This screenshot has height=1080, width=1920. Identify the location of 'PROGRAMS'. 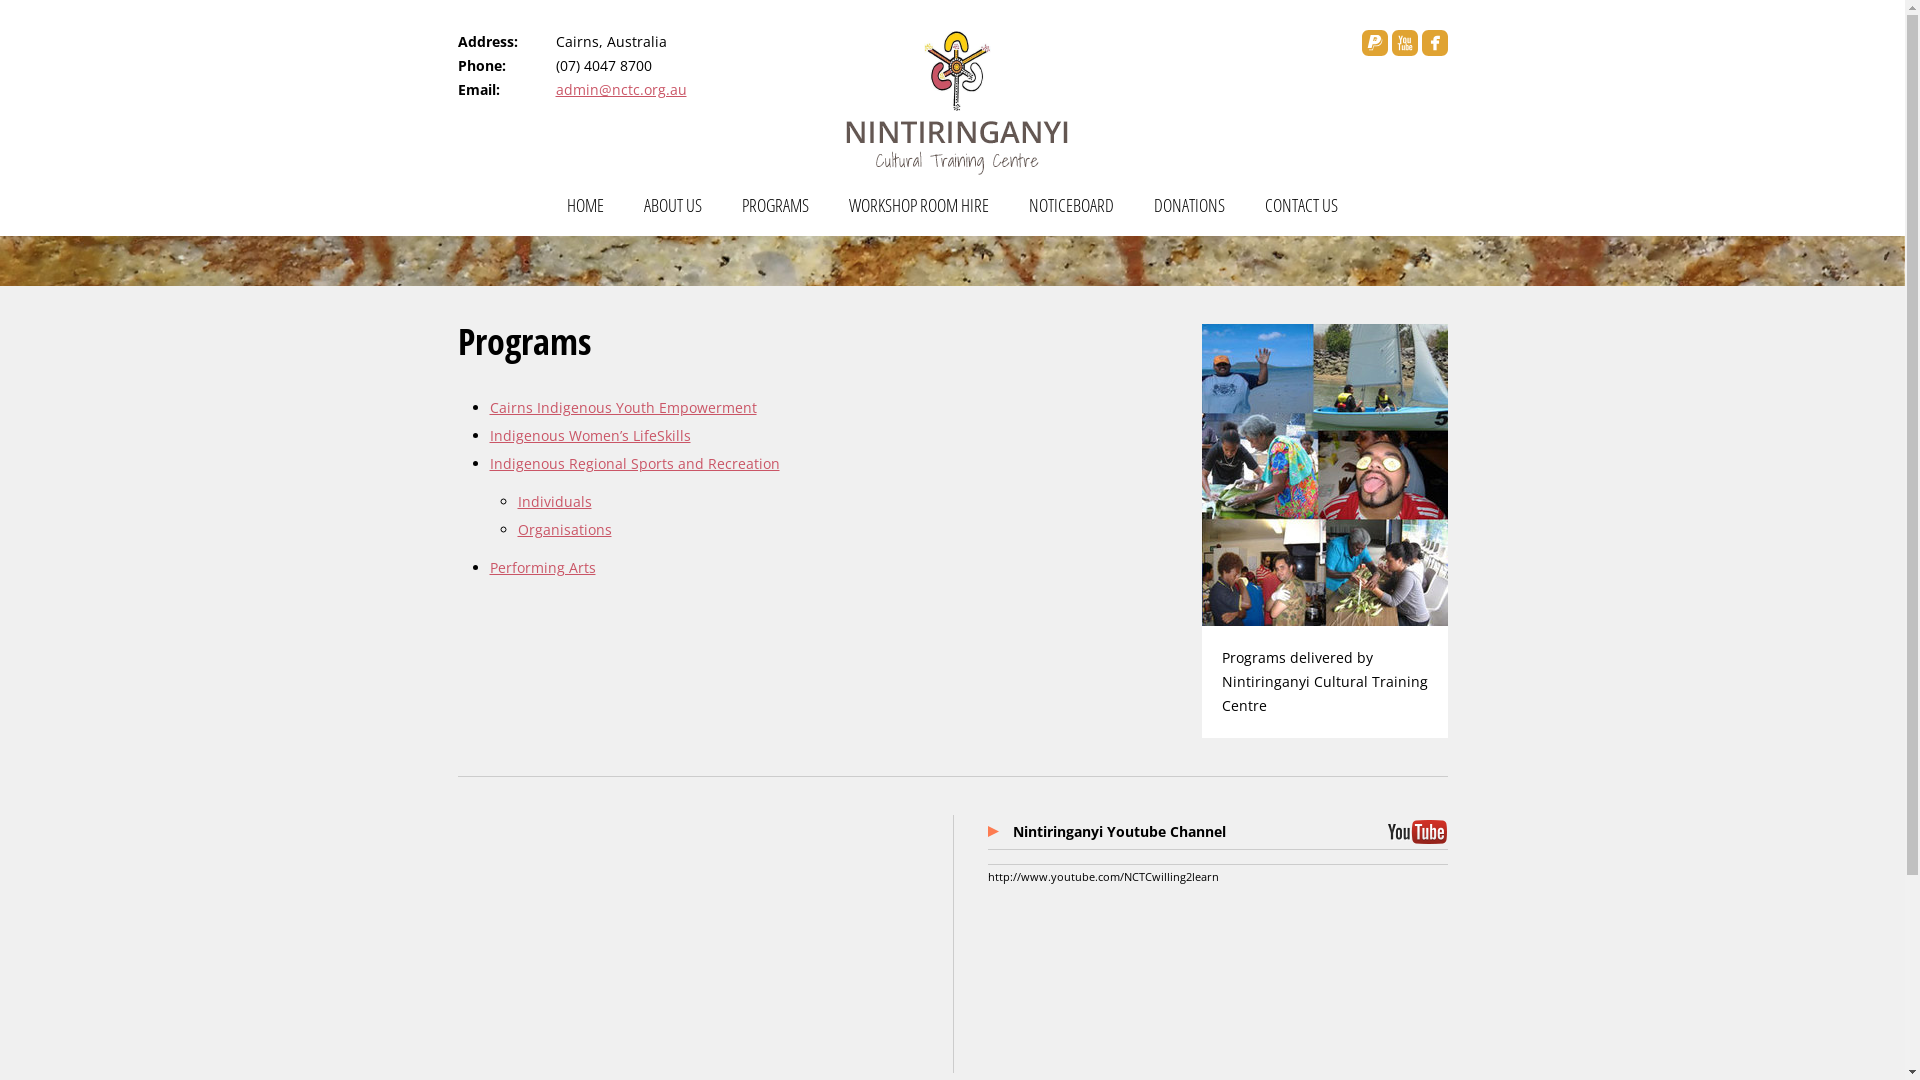
(774, 212).